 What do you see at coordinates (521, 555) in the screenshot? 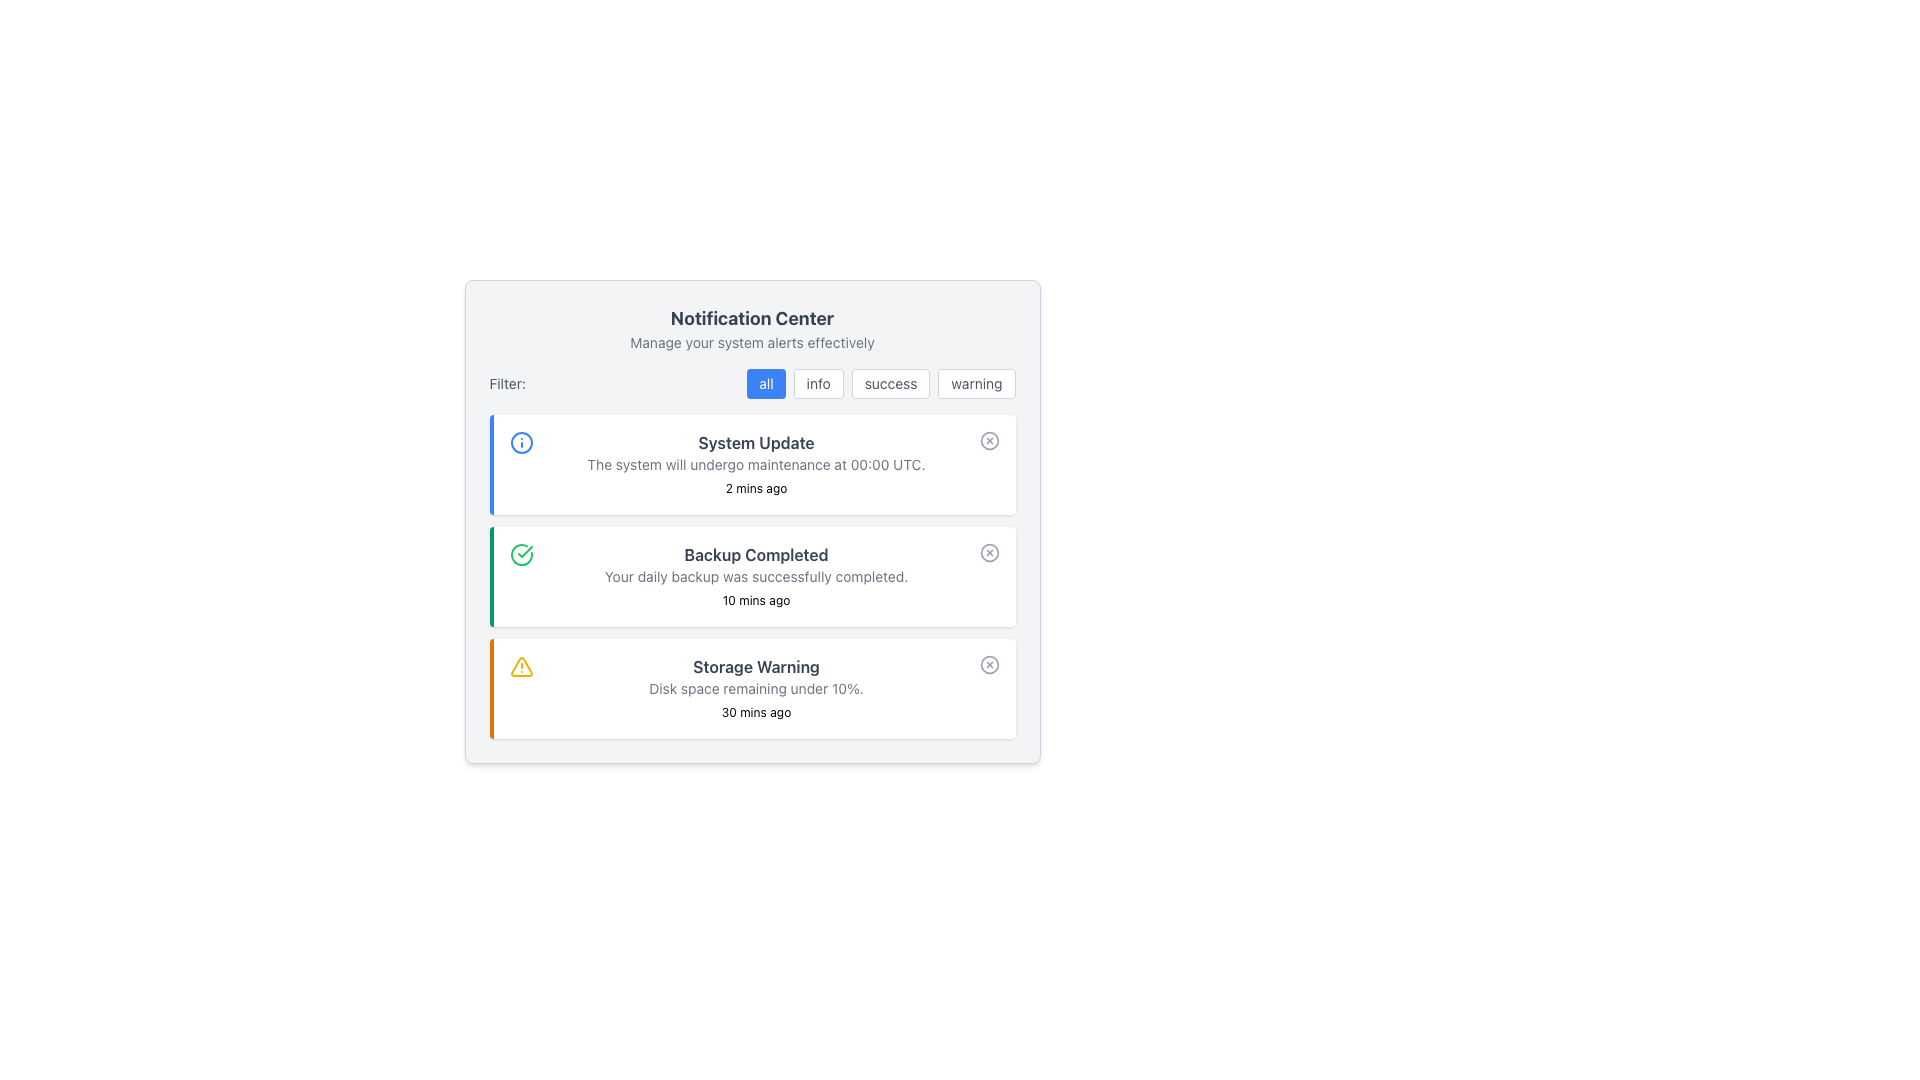
I see `the 'Backup Completed' icon, which visually indicates the successful completion of the backup action and is located at the leftmost side of the notification` at bounding box center [521, 555].